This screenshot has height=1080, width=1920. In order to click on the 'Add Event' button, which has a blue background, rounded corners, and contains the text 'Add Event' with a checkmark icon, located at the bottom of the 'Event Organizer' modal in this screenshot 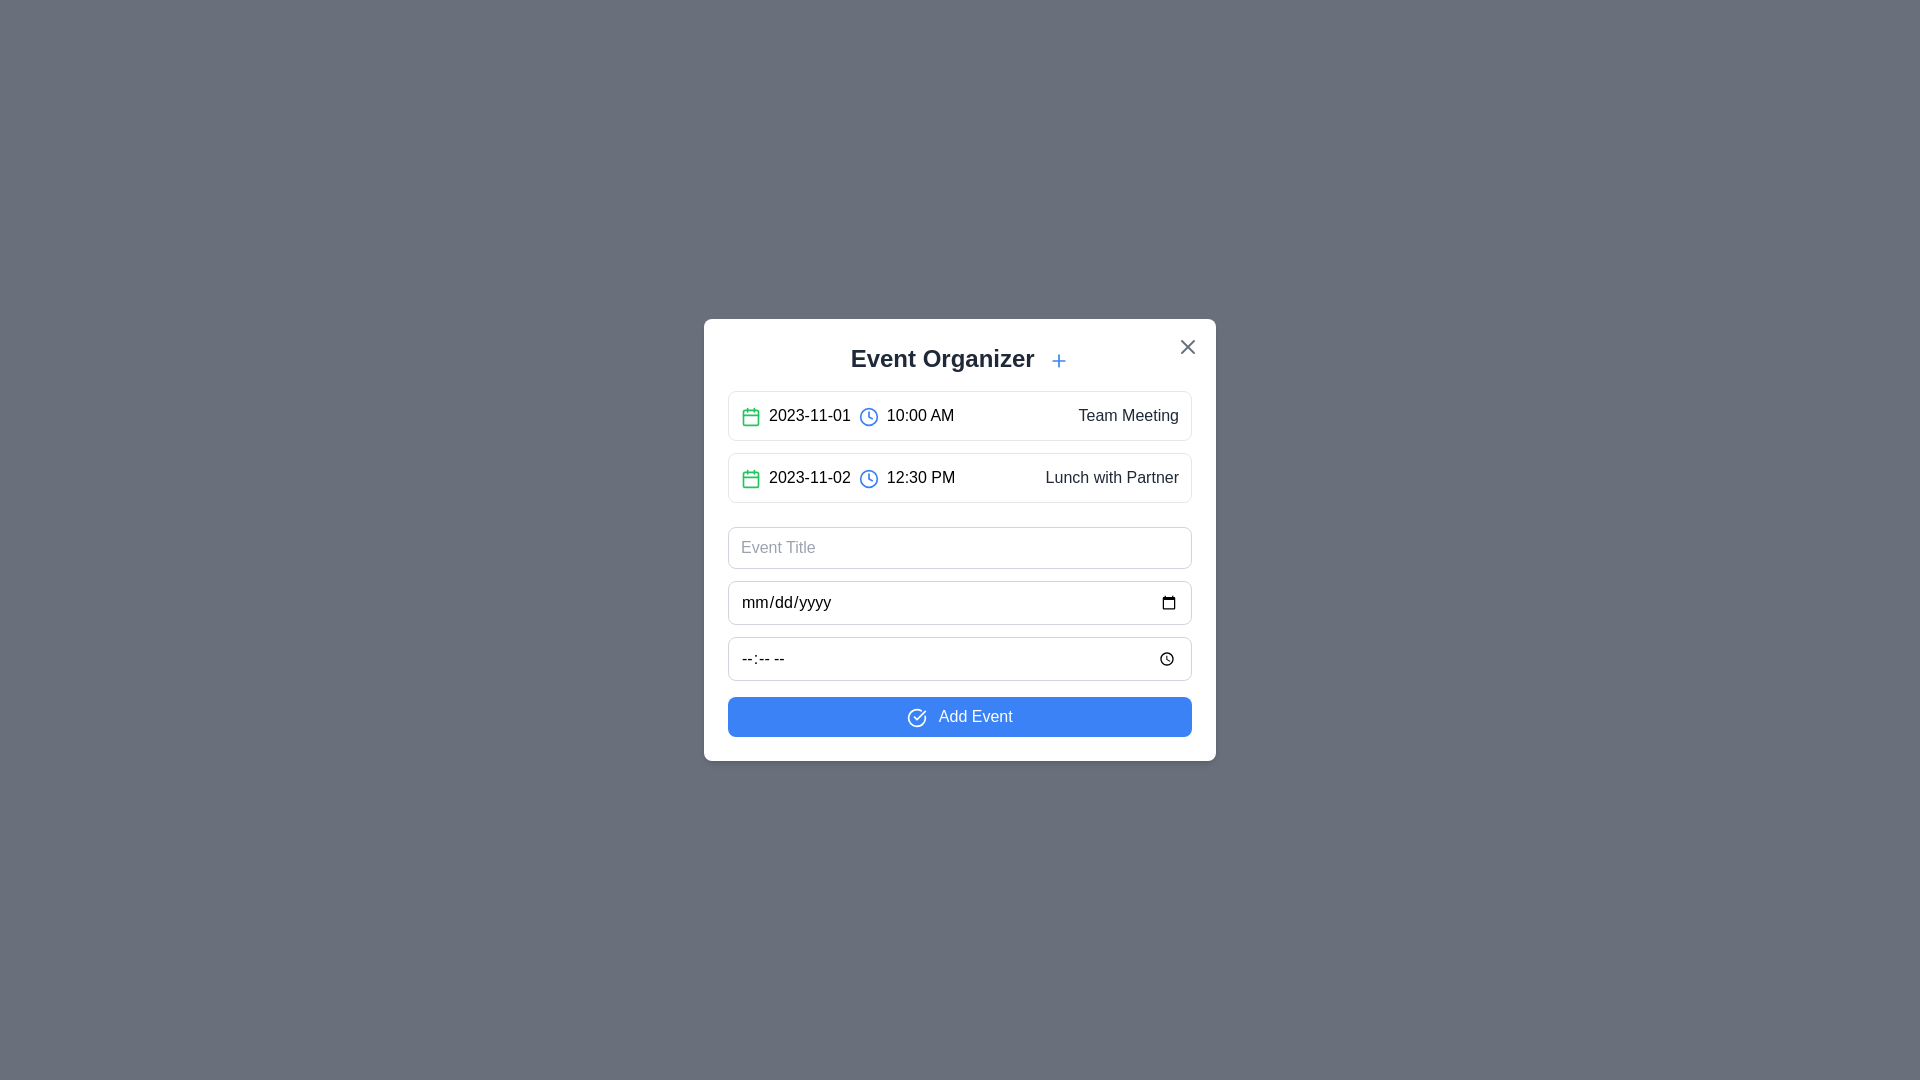, I will do `click(960, 716)`.